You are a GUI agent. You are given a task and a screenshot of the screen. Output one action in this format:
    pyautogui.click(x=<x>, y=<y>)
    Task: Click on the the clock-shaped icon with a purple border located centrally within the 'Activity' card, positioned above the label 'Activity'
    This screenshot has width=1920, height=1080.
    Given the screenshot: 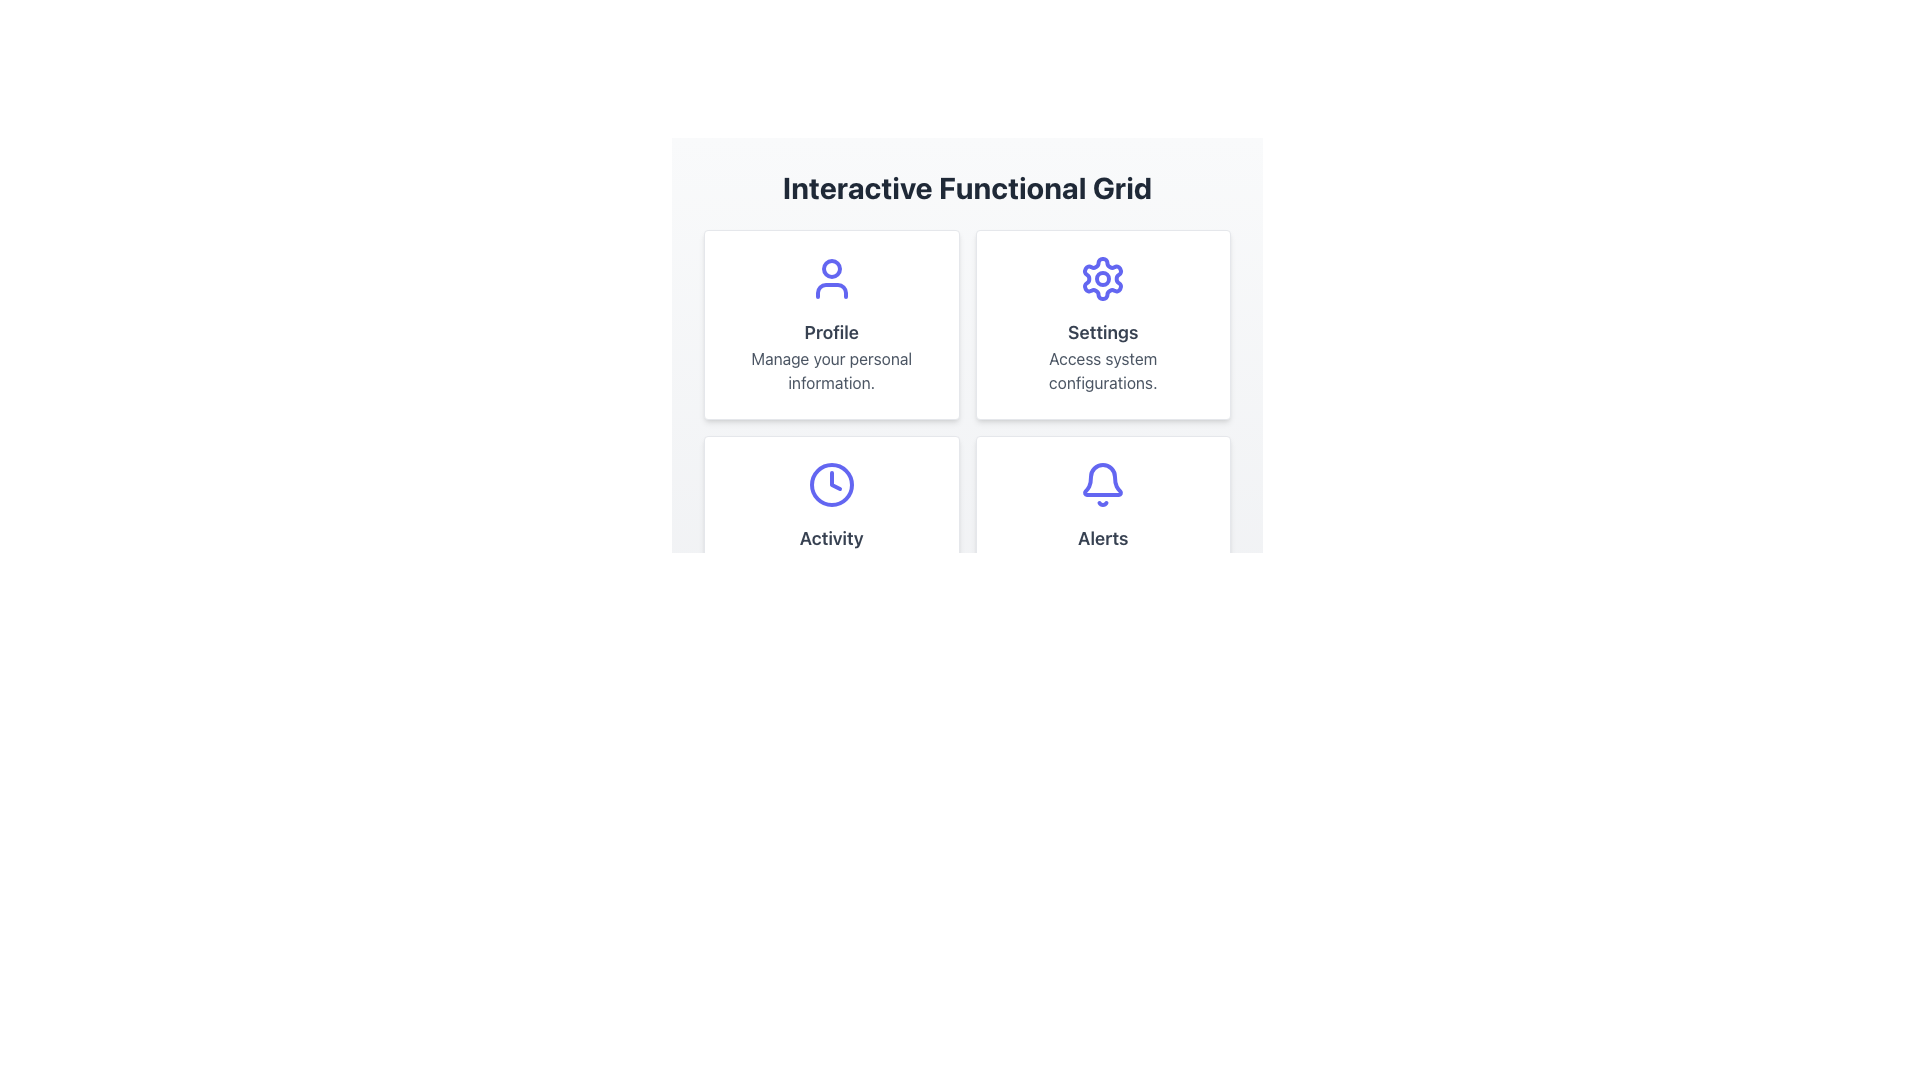 What is the action you would take?
    pyautogui.click(x=831, y=485)
    